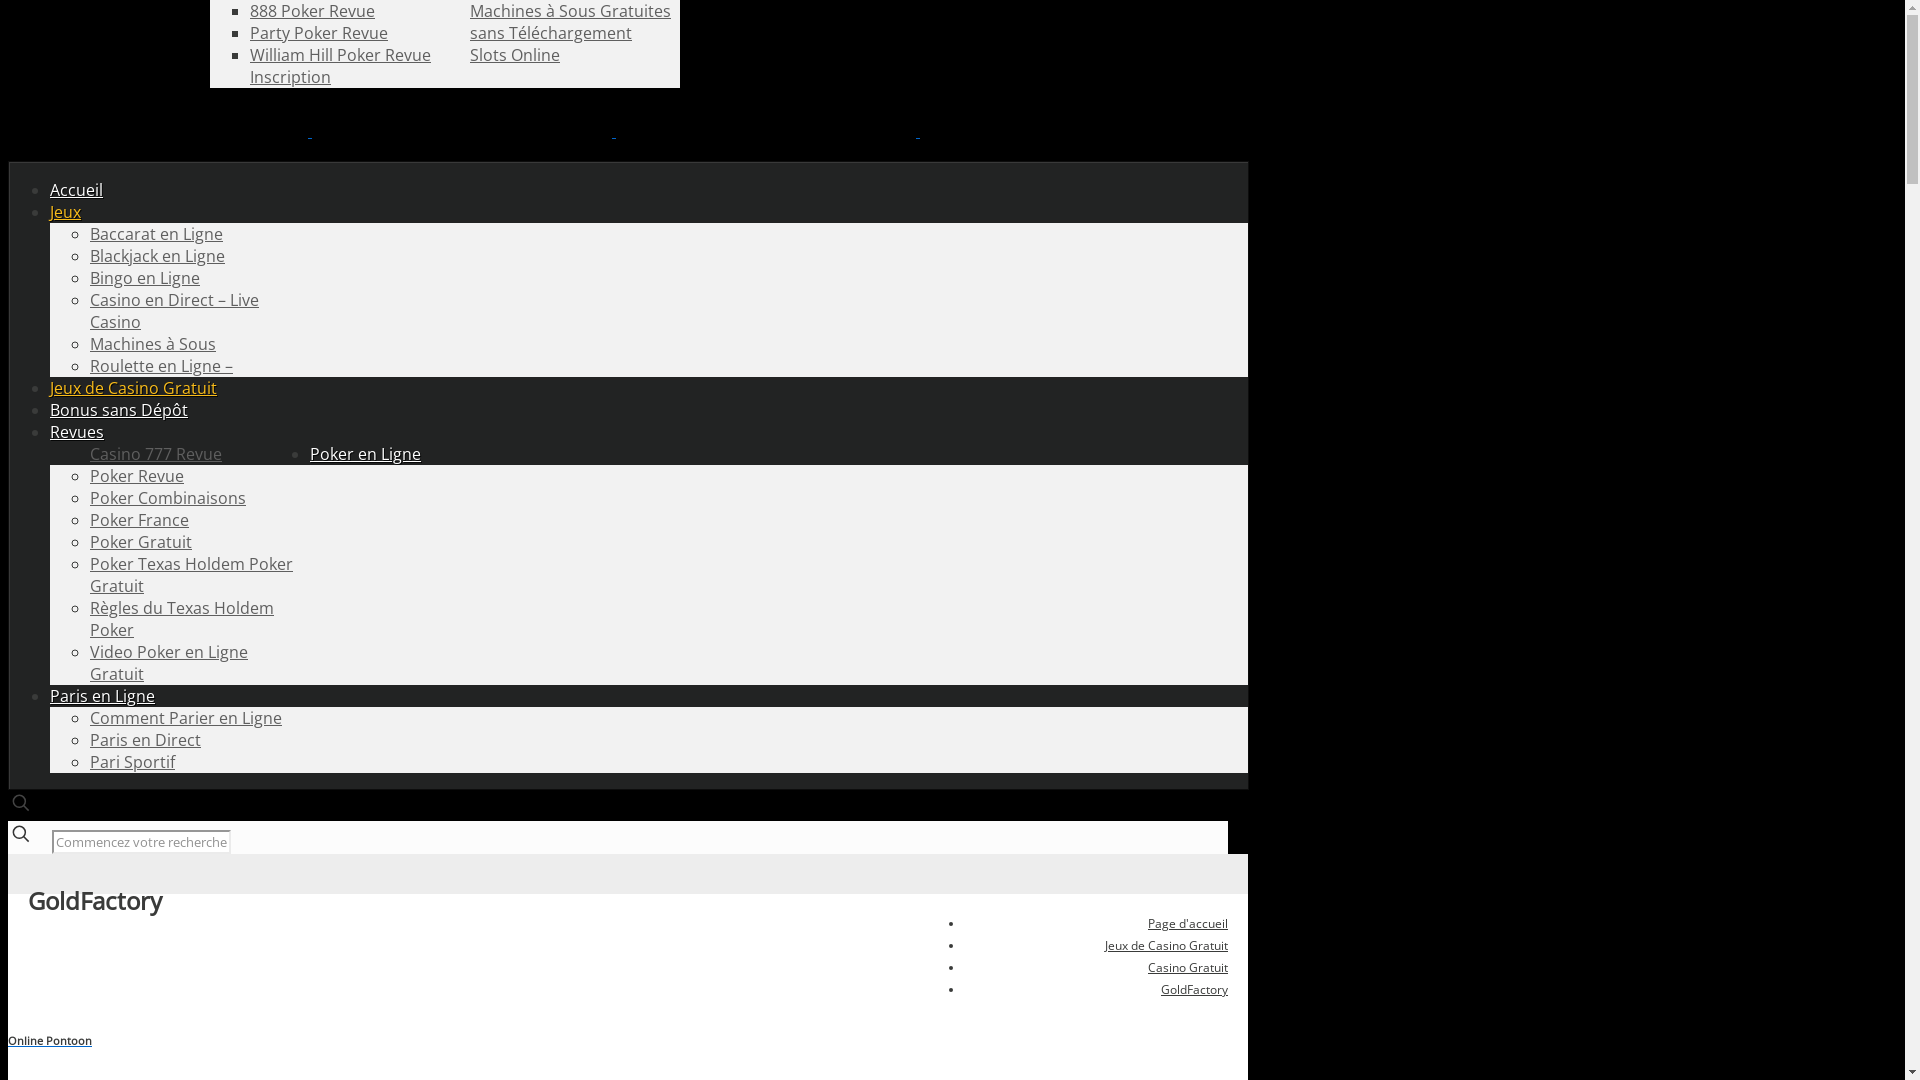 This screenshot has width=1920, height=1080. What do you see at coordinates (89, 542) in the screenshot?
I see `'Poker Gratuit'` at bounding box center [89, 542].